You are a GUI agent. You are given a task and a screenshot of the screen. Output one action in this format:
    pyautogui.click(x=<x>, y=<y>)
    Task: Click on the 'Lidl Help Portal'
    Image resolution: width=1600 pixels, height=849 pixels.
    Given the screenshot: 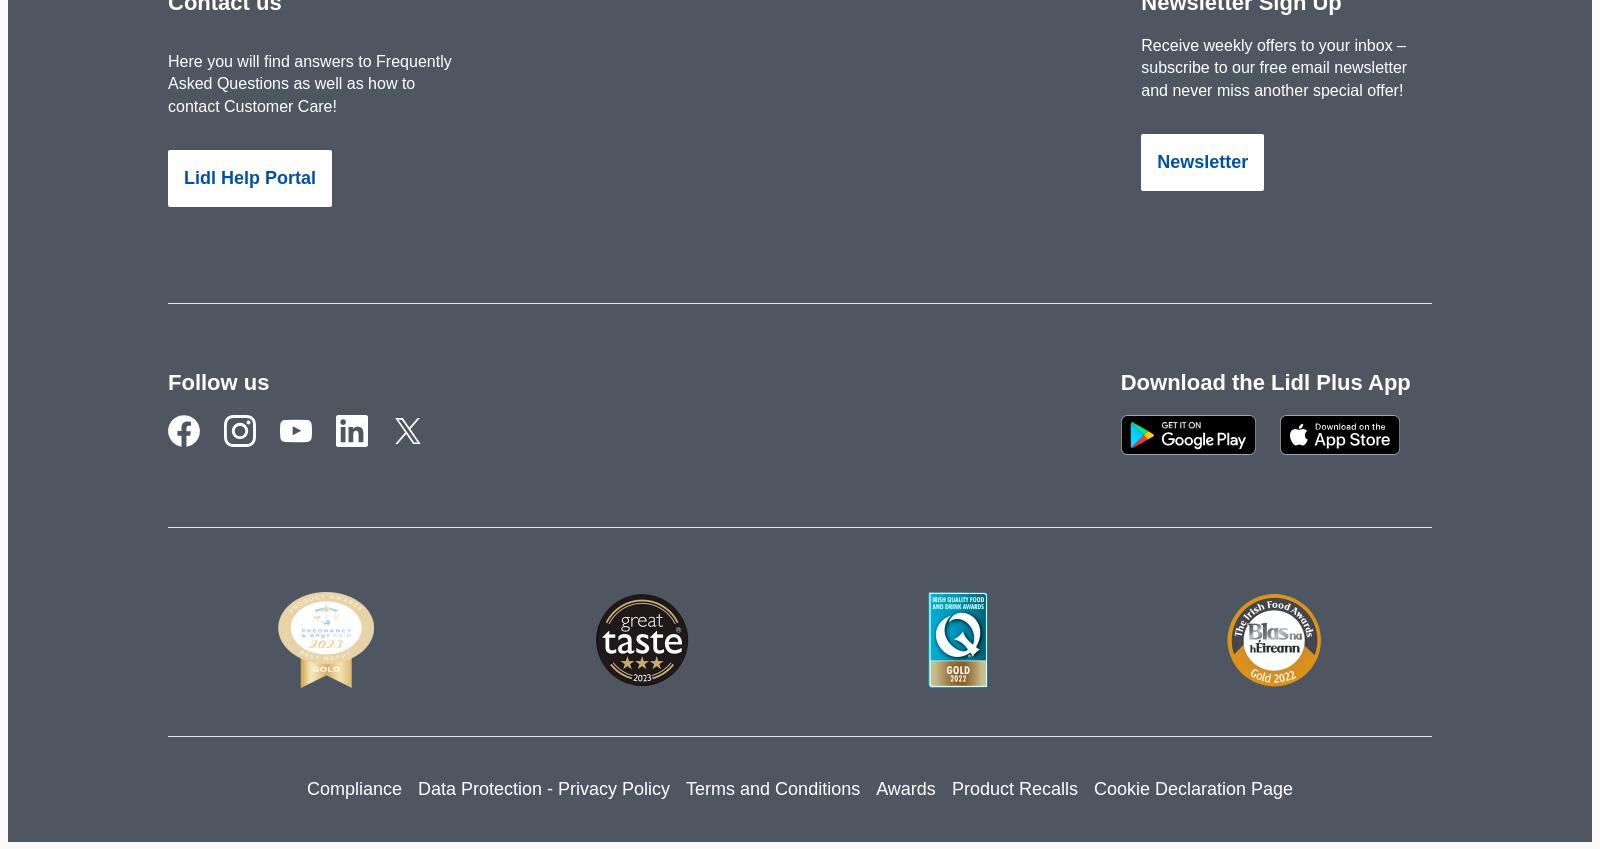 What is the action you would take?
    pyautogui.click(x=183, y=178)
    